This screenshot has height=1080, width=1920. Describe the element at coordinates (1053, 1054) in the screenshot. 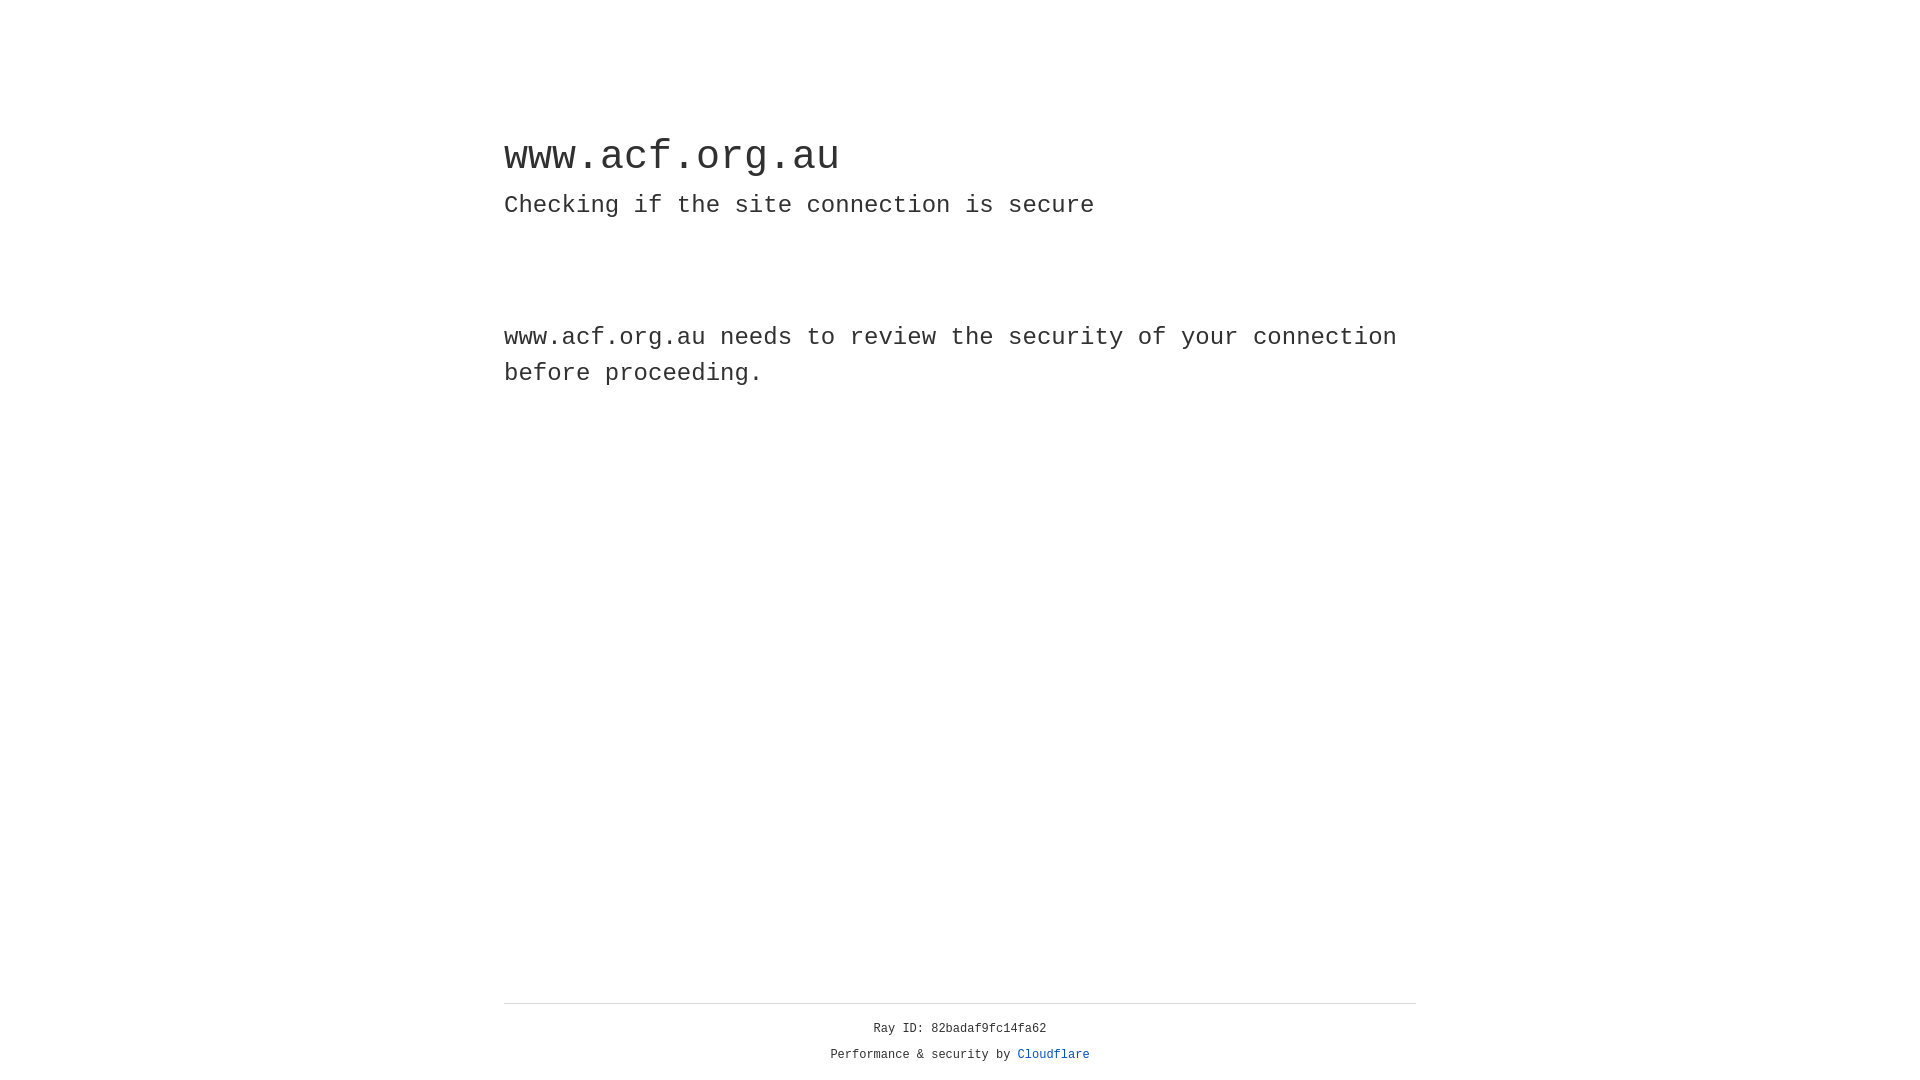

I see `'Cloudflare'` at that location.